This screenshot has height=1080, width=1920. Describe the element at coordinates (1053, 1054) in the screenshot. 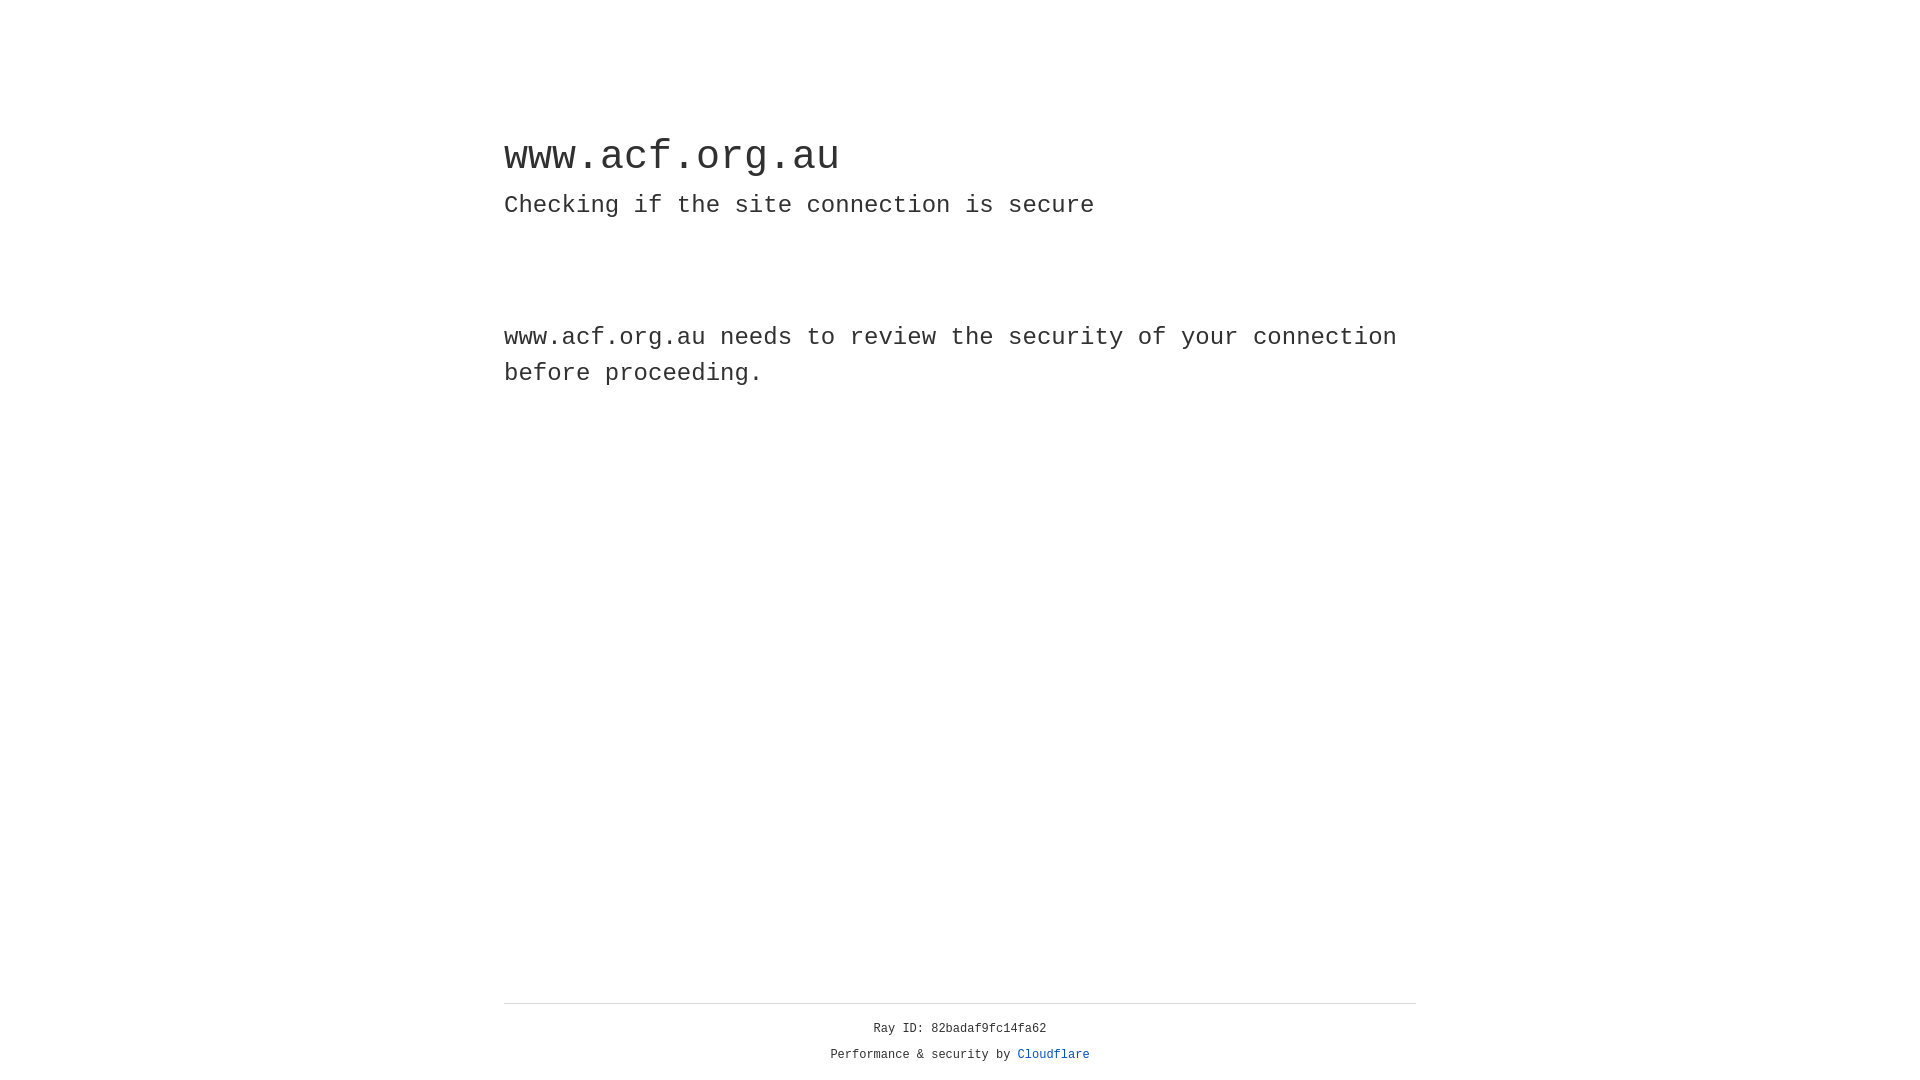

I see `'Cloudflare'` at that location.